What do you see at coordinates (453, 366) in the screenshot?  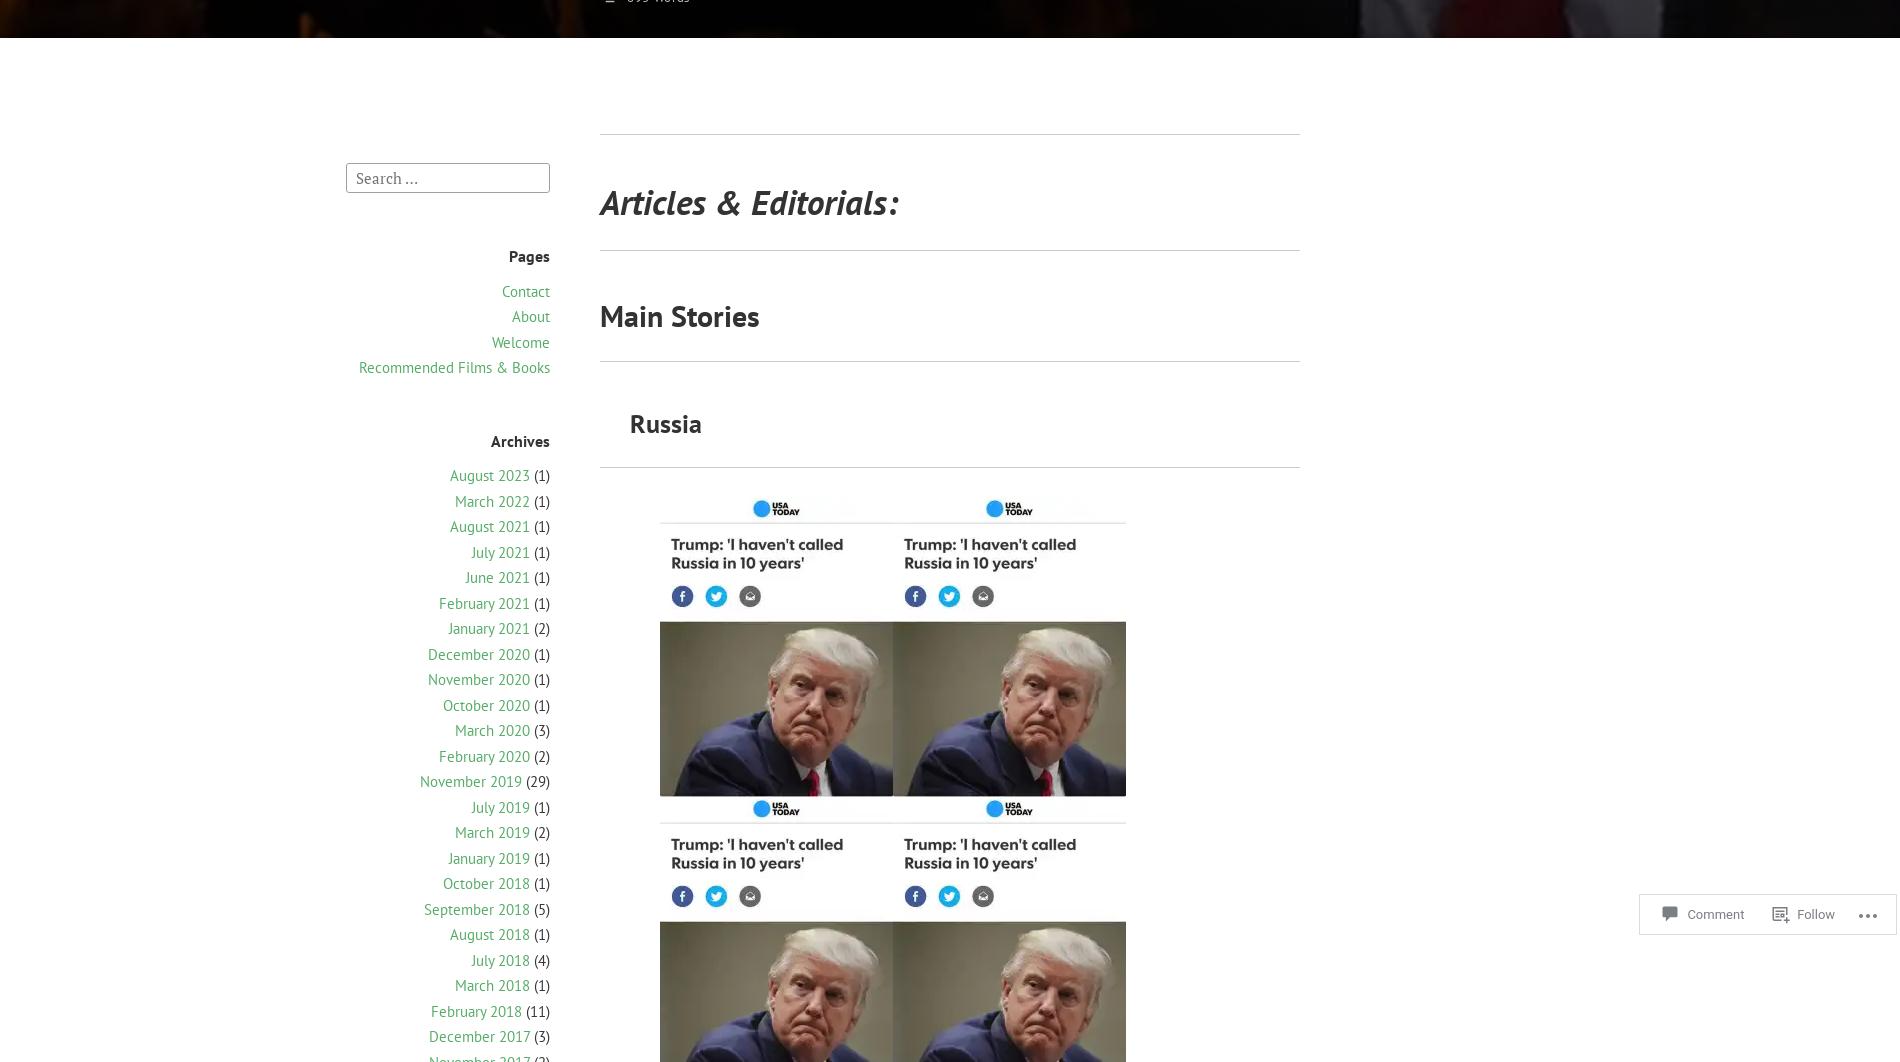 I see `'Recommended Films & Books'` at bounding box center [453, 366].